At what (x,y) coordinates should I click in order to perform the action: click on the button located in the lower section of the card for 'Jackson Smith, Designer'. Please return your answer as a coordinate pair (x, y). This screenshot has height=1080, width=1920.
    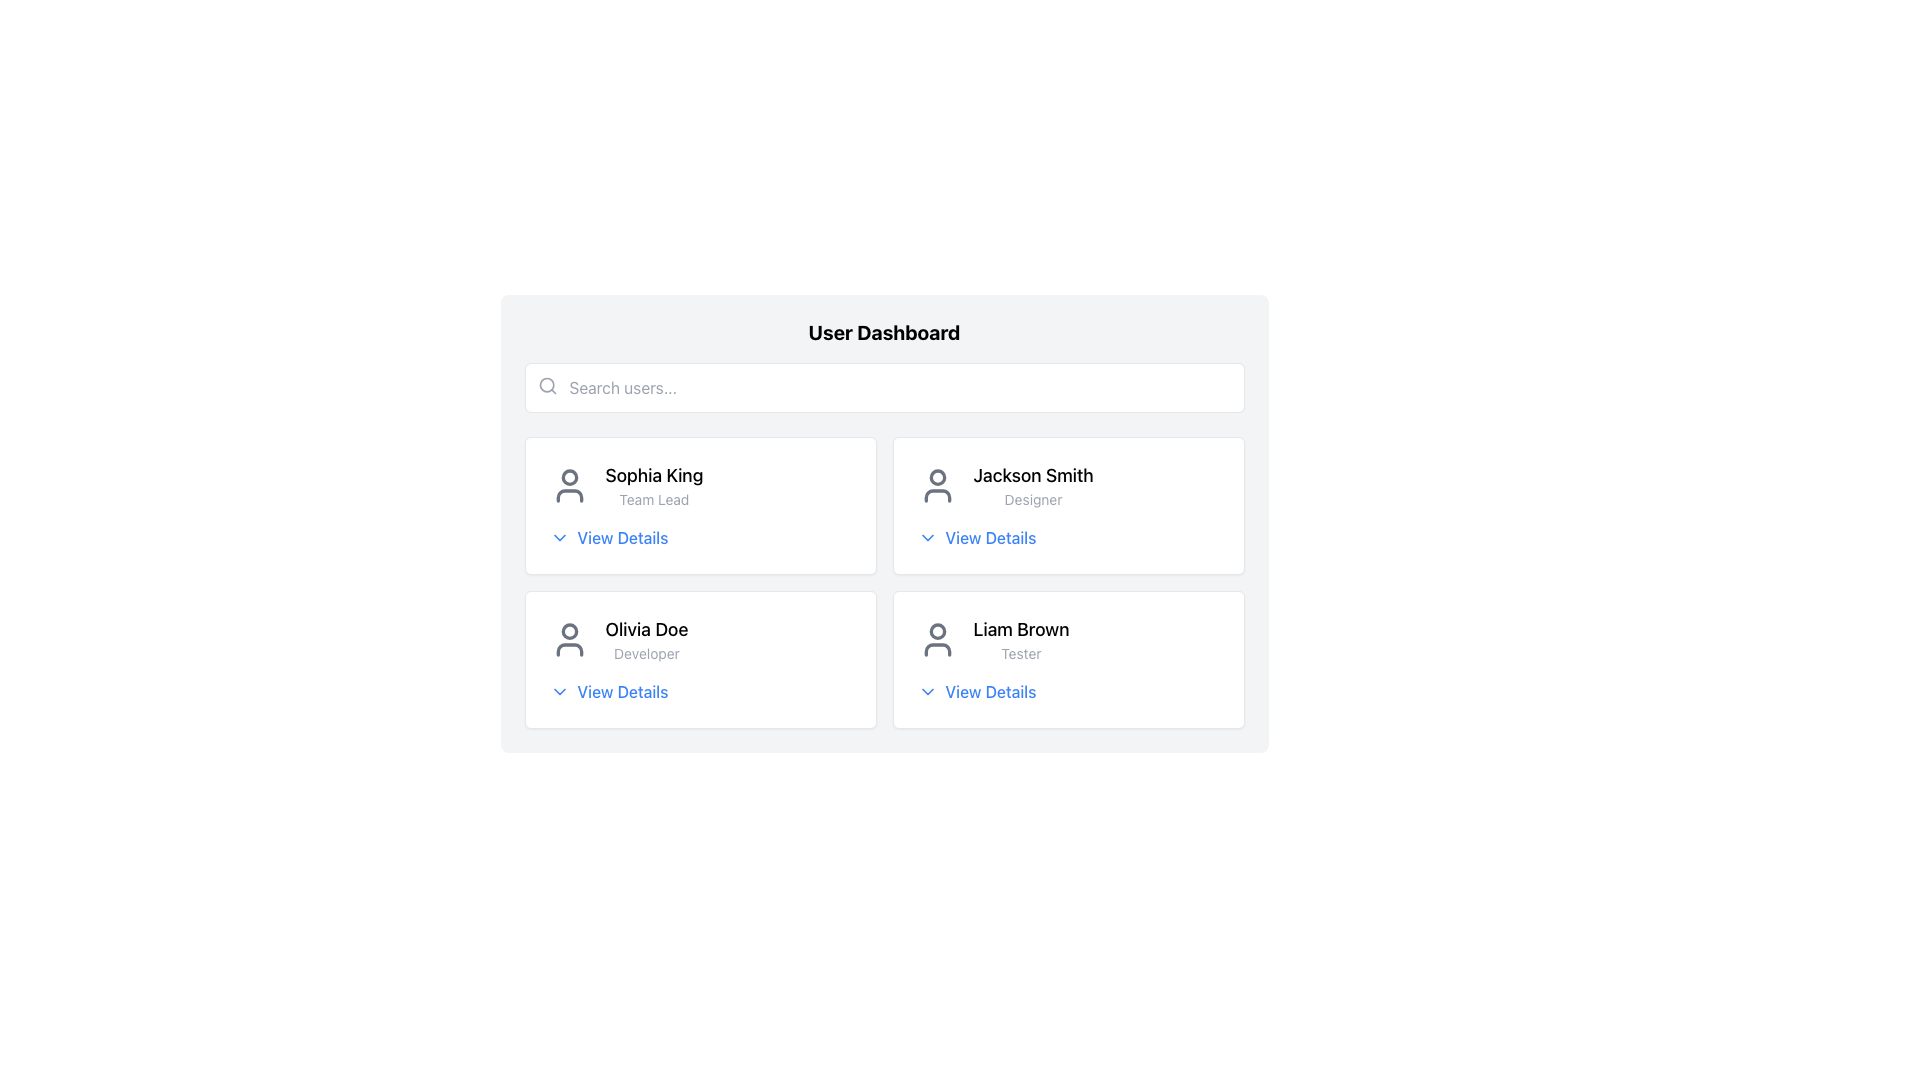
    Looking at the image, I should click on (977, 536).